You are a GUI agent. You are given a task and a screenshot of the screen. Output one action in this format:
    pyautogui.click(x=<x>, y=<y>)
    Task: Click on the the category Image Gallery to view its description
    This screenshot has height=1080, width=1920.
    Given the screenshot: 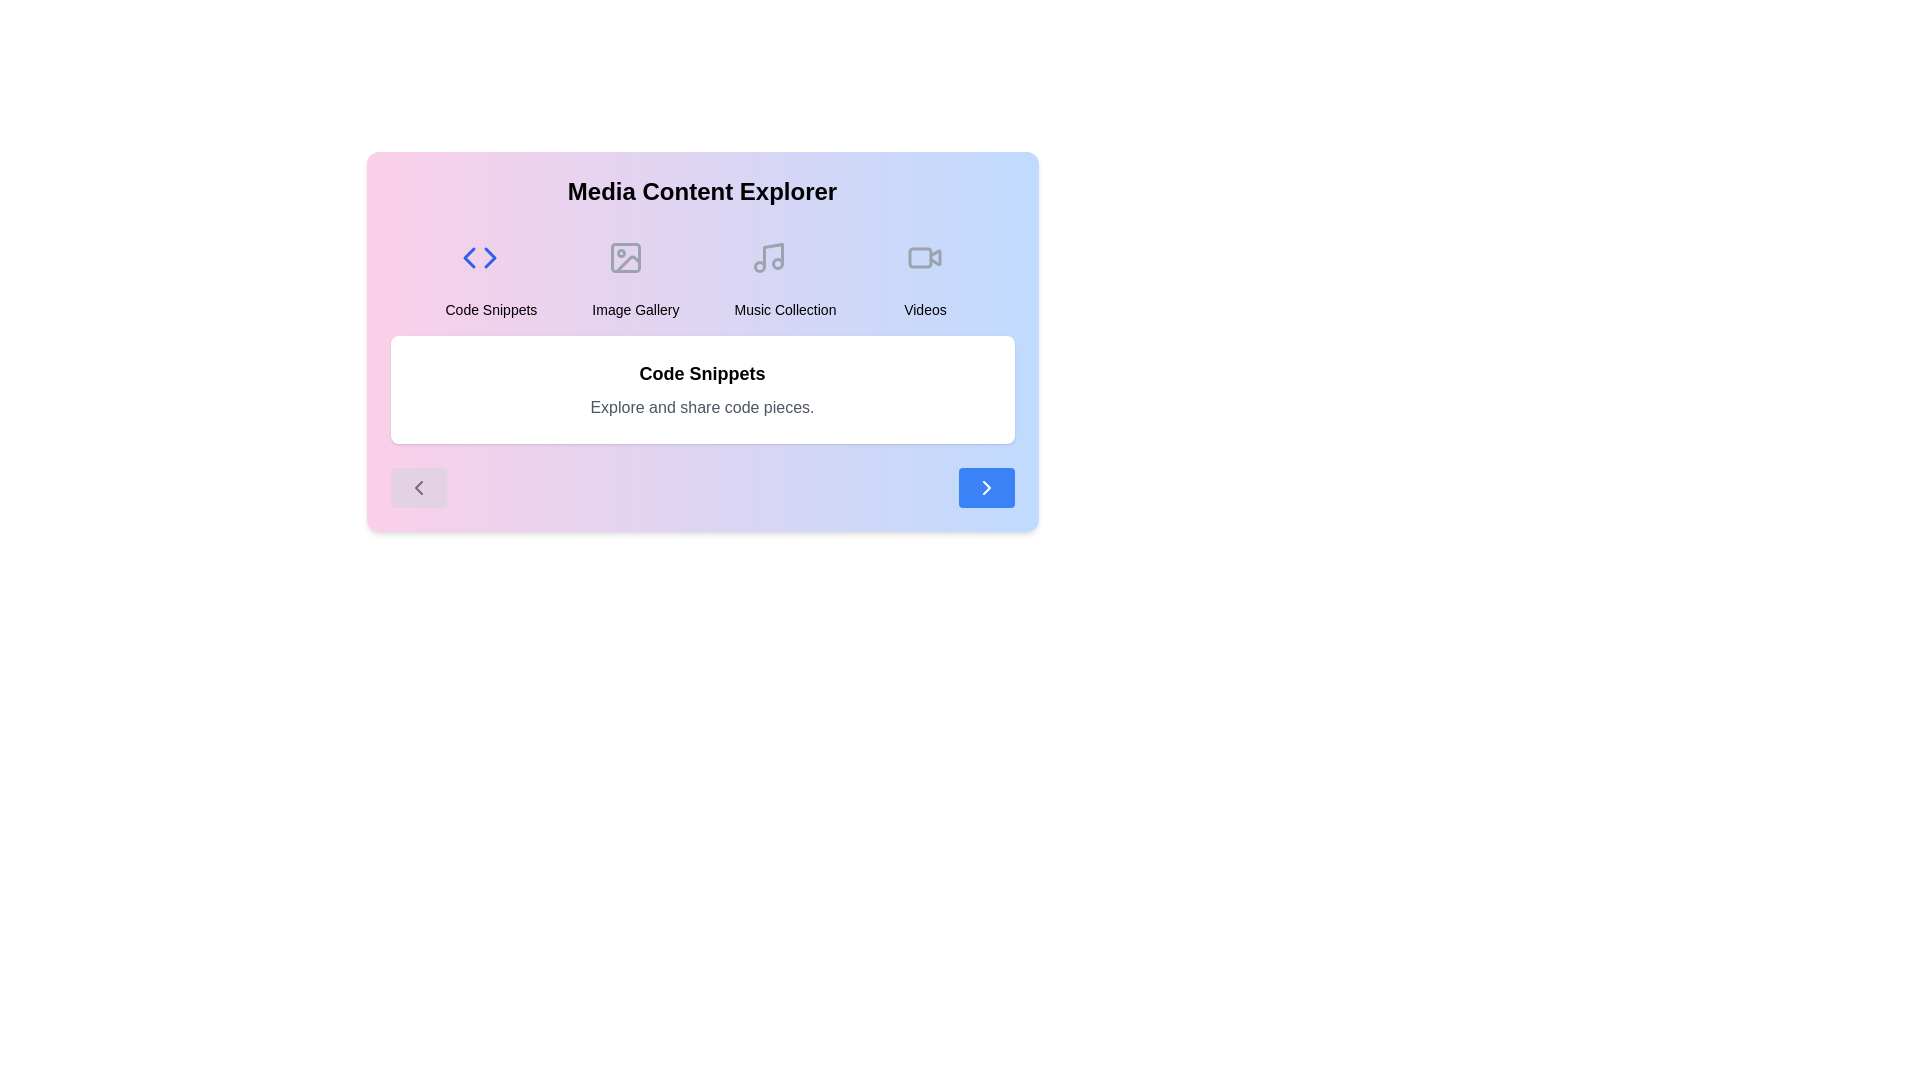 What is the action you would take?
    pyautogui.click(x=634, y=272)
    